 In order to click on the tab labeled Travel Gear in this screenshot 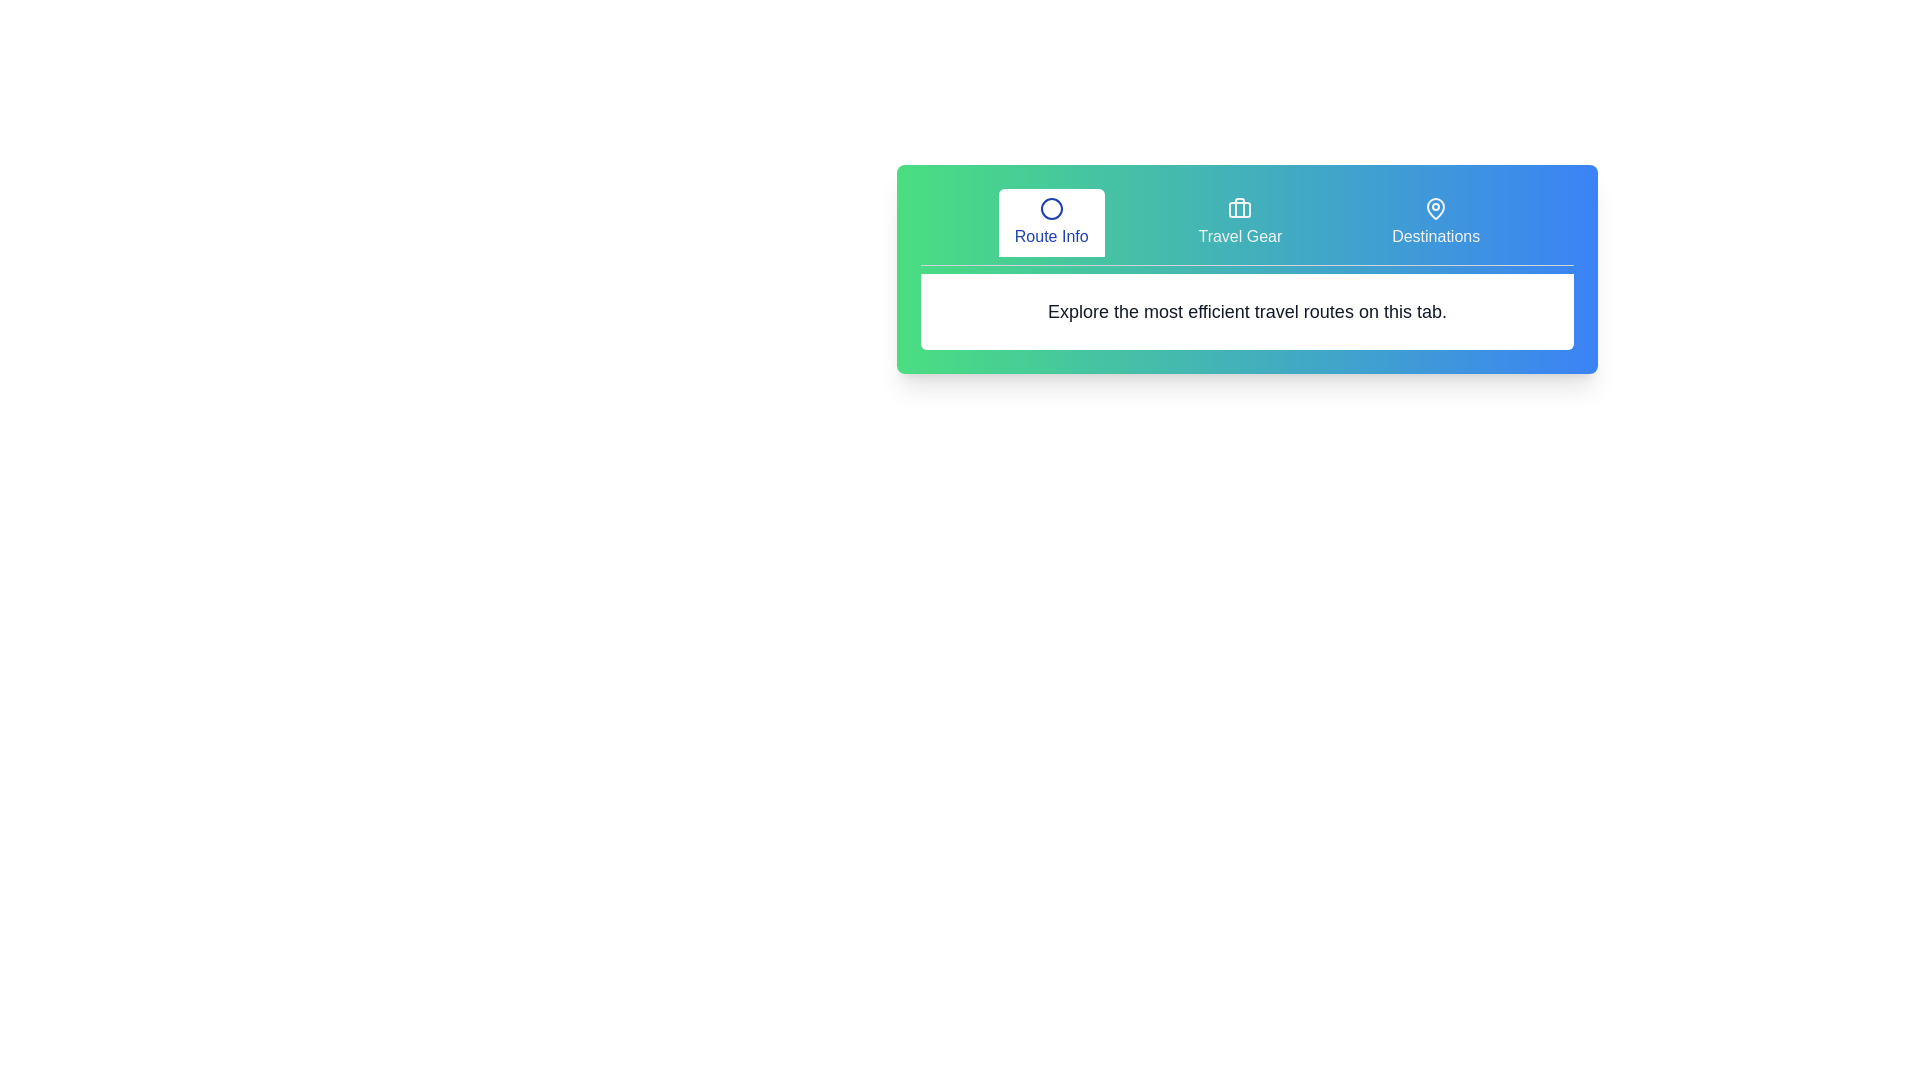, I will do `click(1239, 223)`.